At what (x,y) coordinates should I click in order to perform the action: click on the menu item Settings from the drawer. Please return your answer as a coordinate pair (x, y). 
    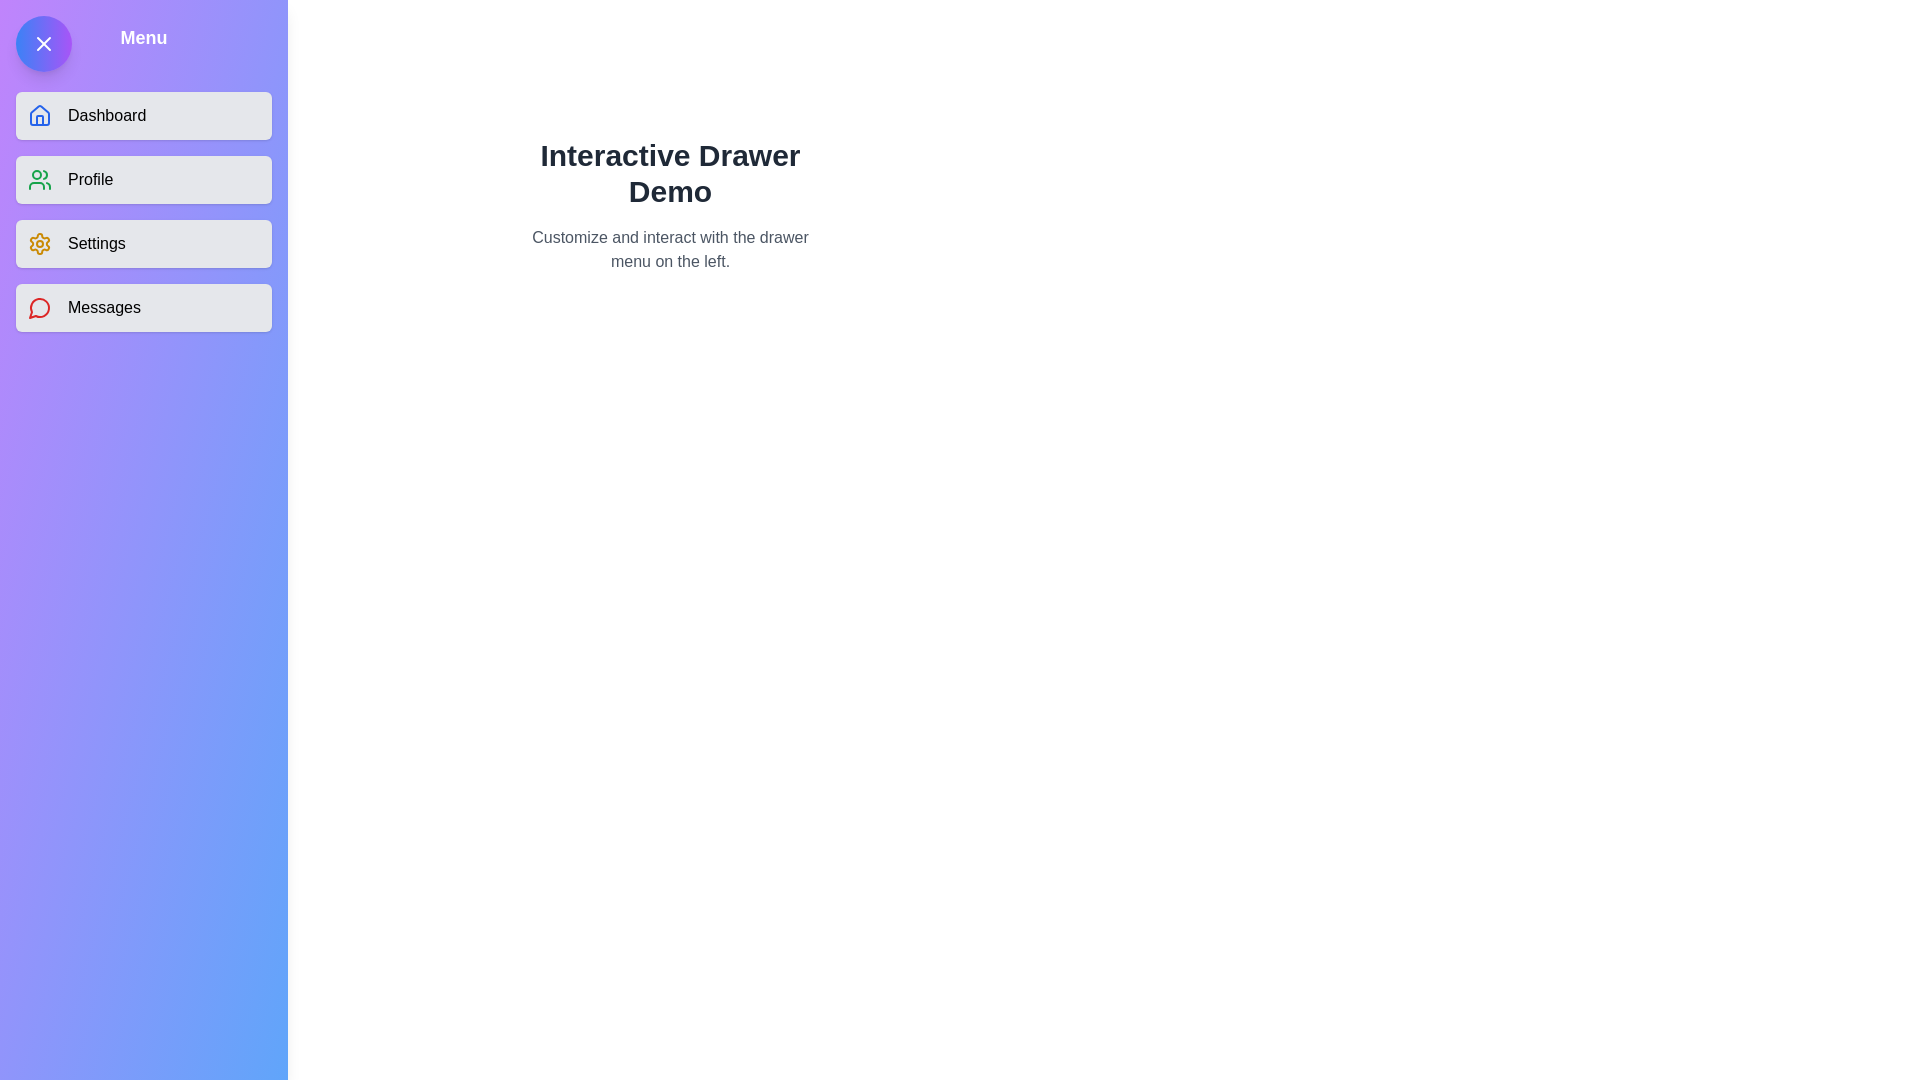
    Looking at the image, I should click on (143, 242).